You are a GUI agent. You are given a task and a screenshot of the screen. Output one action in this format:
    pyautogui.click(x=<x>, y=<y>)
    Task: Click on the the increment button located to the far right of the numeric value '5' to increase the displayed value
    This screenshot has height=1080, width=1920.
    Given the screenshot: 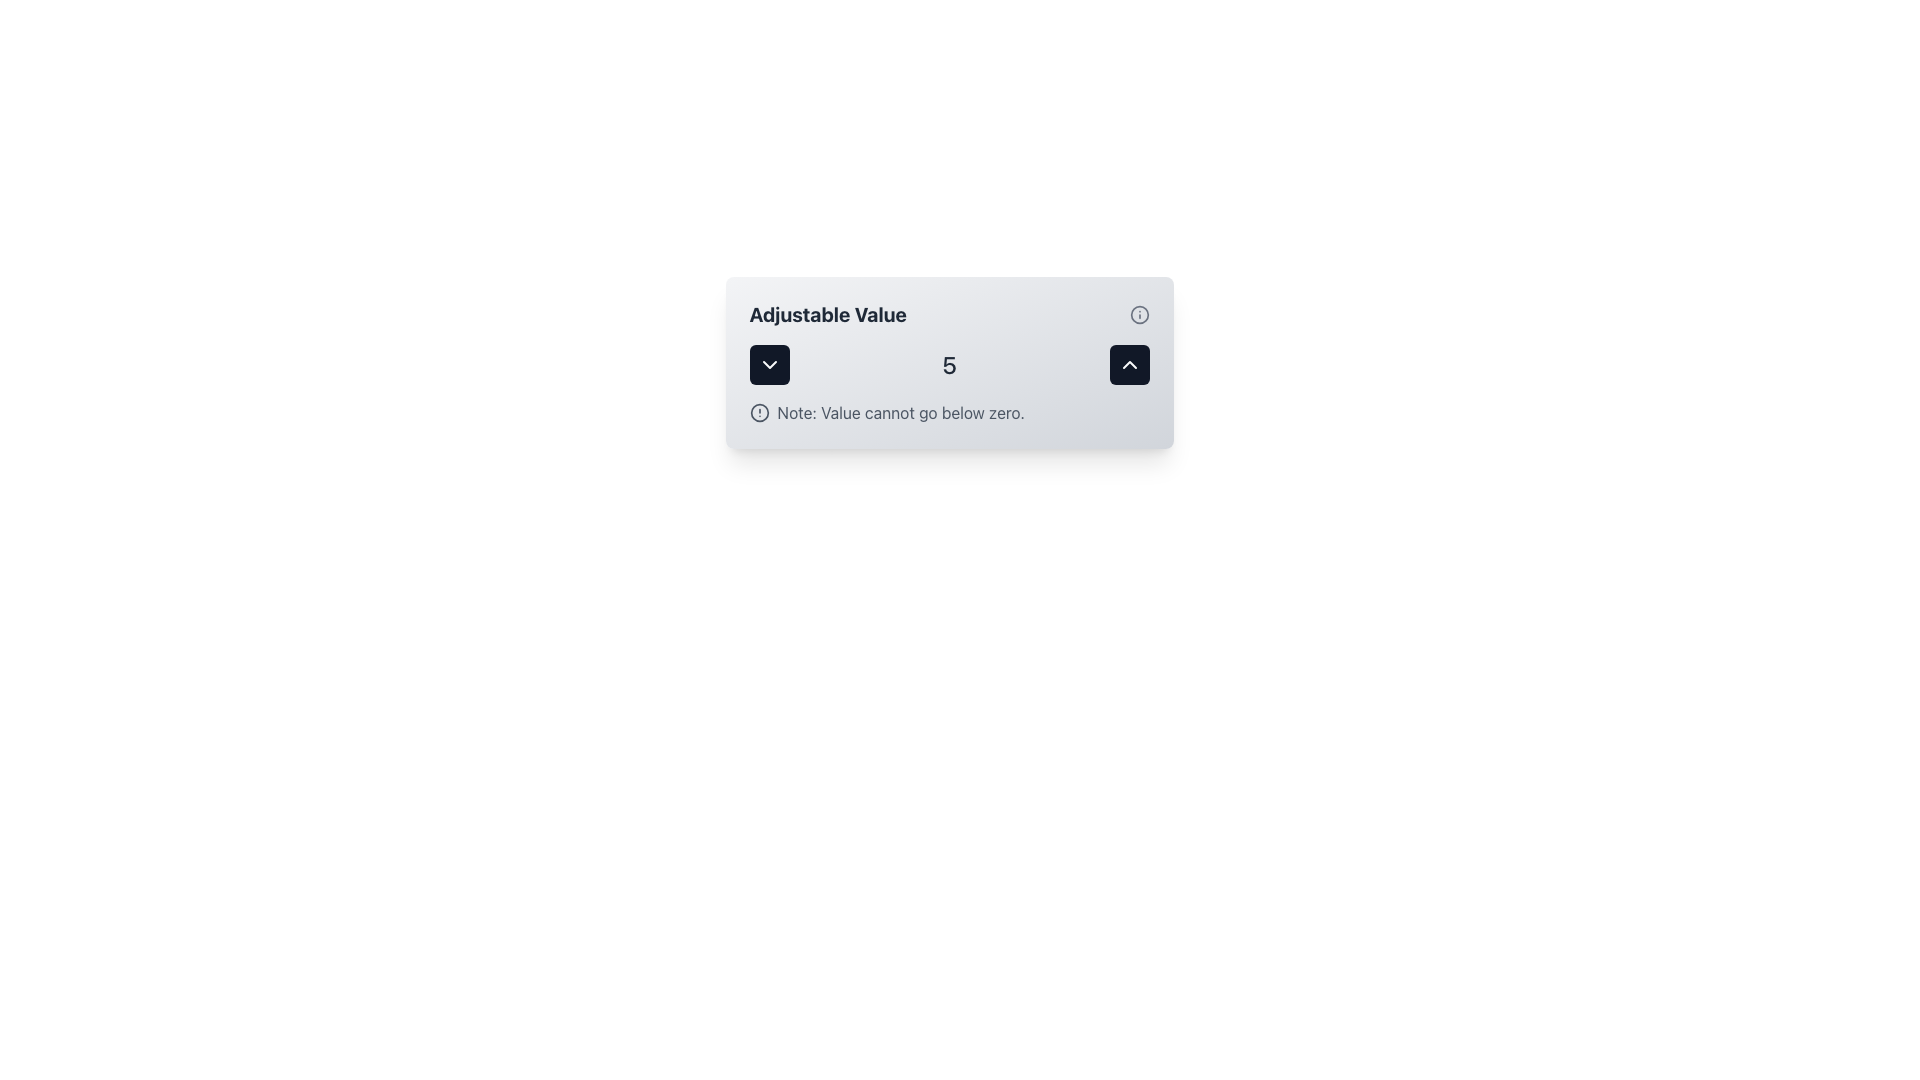 What is the action you would take?
    pyautogui.click(x=1129, y=365)
    